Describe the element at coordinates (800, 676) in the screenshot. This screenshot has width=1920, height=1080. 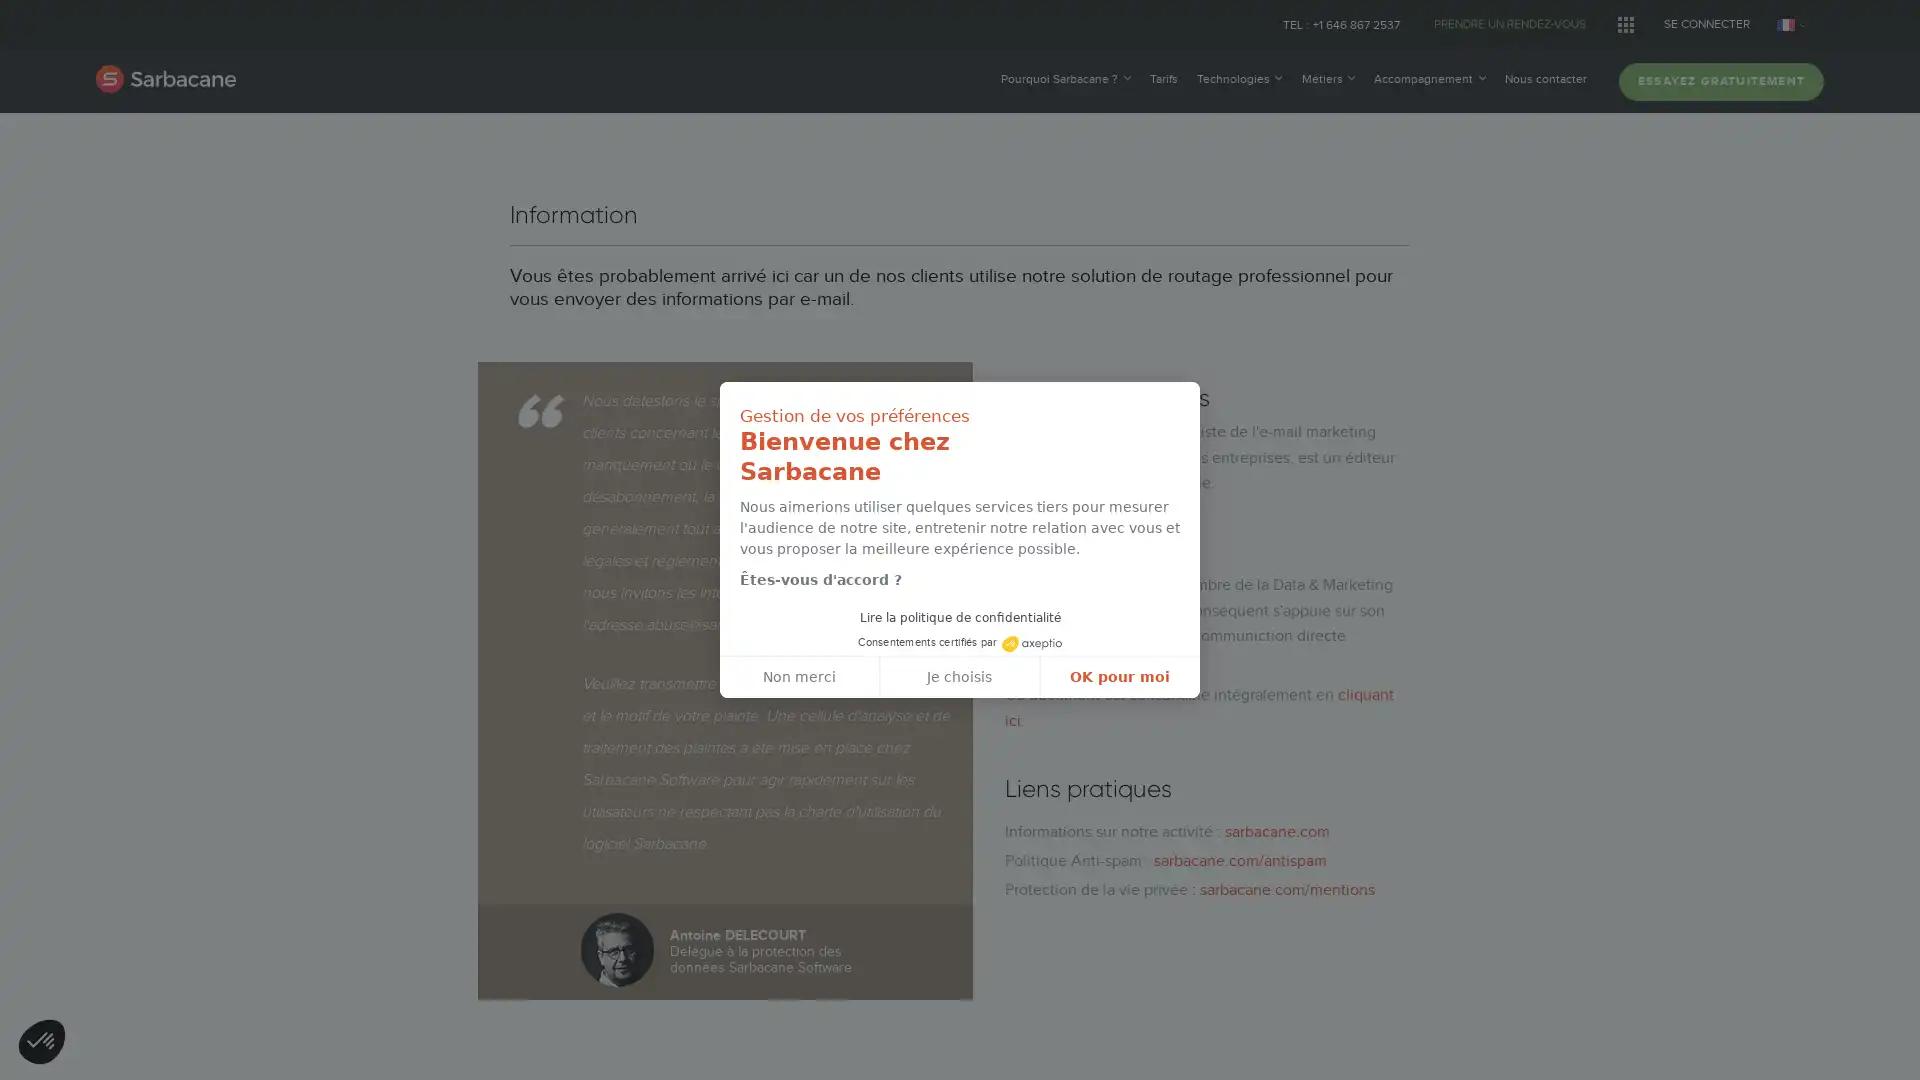
I see `Non merci` at that location.